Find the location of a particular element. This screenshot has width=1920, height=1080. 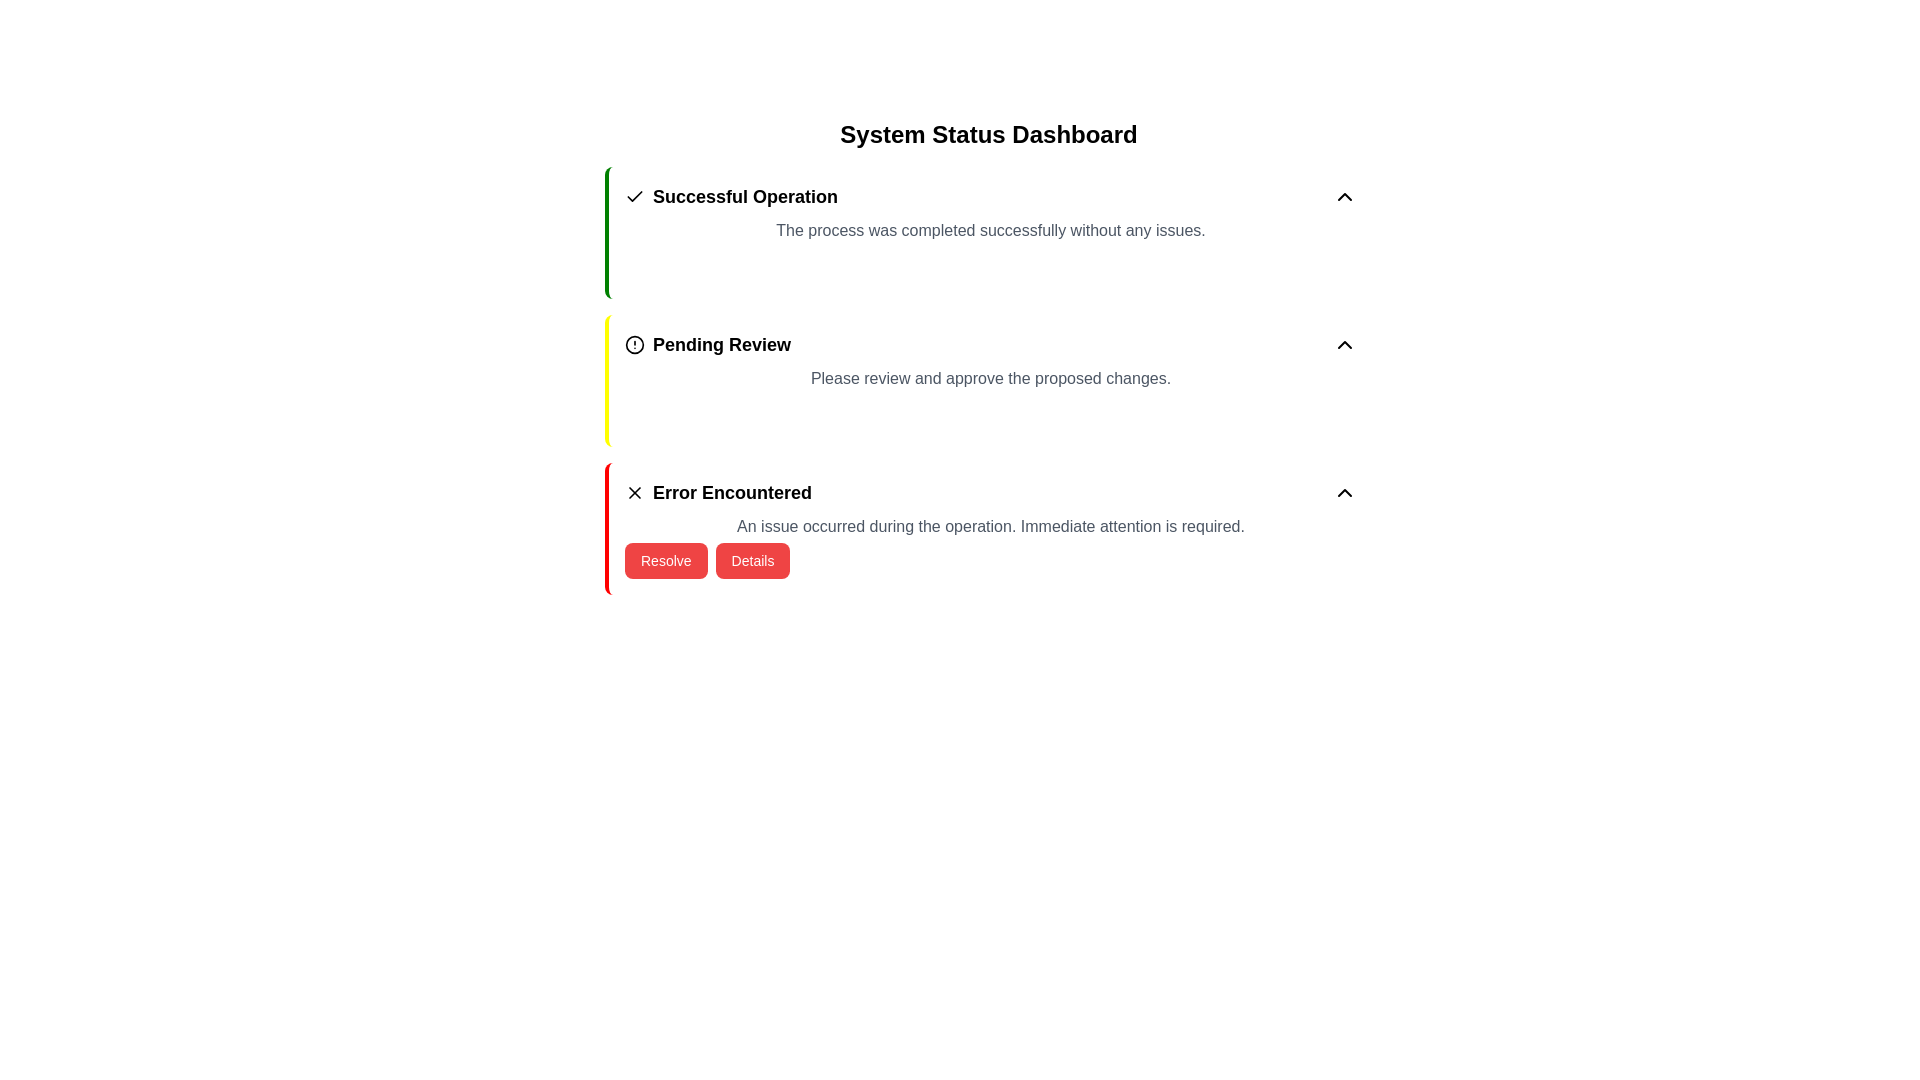

the circular outline icon located within the yellow-bordered 'Pending Review' section on the dashboard interface is located at coordinates (633, 343).